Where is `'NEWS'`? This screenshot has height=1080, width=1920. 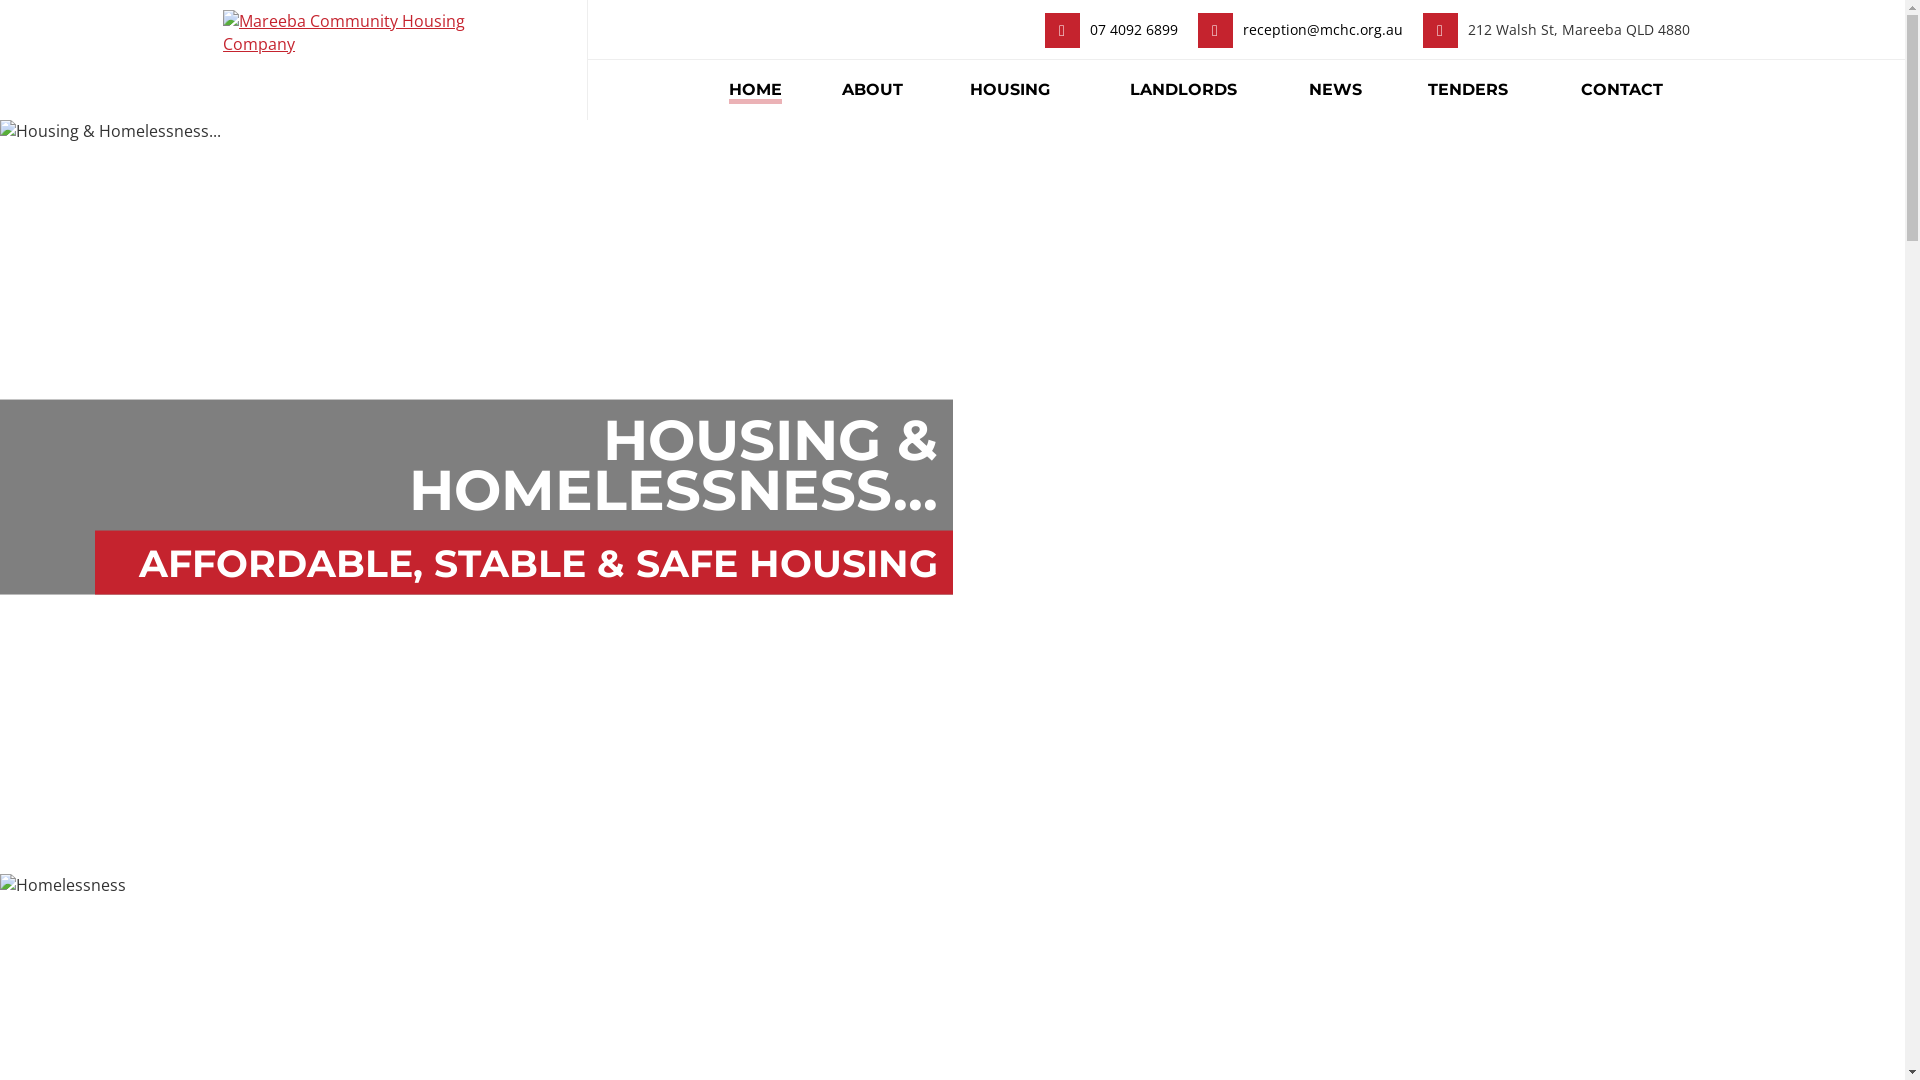 'NEWS' is located at coordinates (1335, 88).